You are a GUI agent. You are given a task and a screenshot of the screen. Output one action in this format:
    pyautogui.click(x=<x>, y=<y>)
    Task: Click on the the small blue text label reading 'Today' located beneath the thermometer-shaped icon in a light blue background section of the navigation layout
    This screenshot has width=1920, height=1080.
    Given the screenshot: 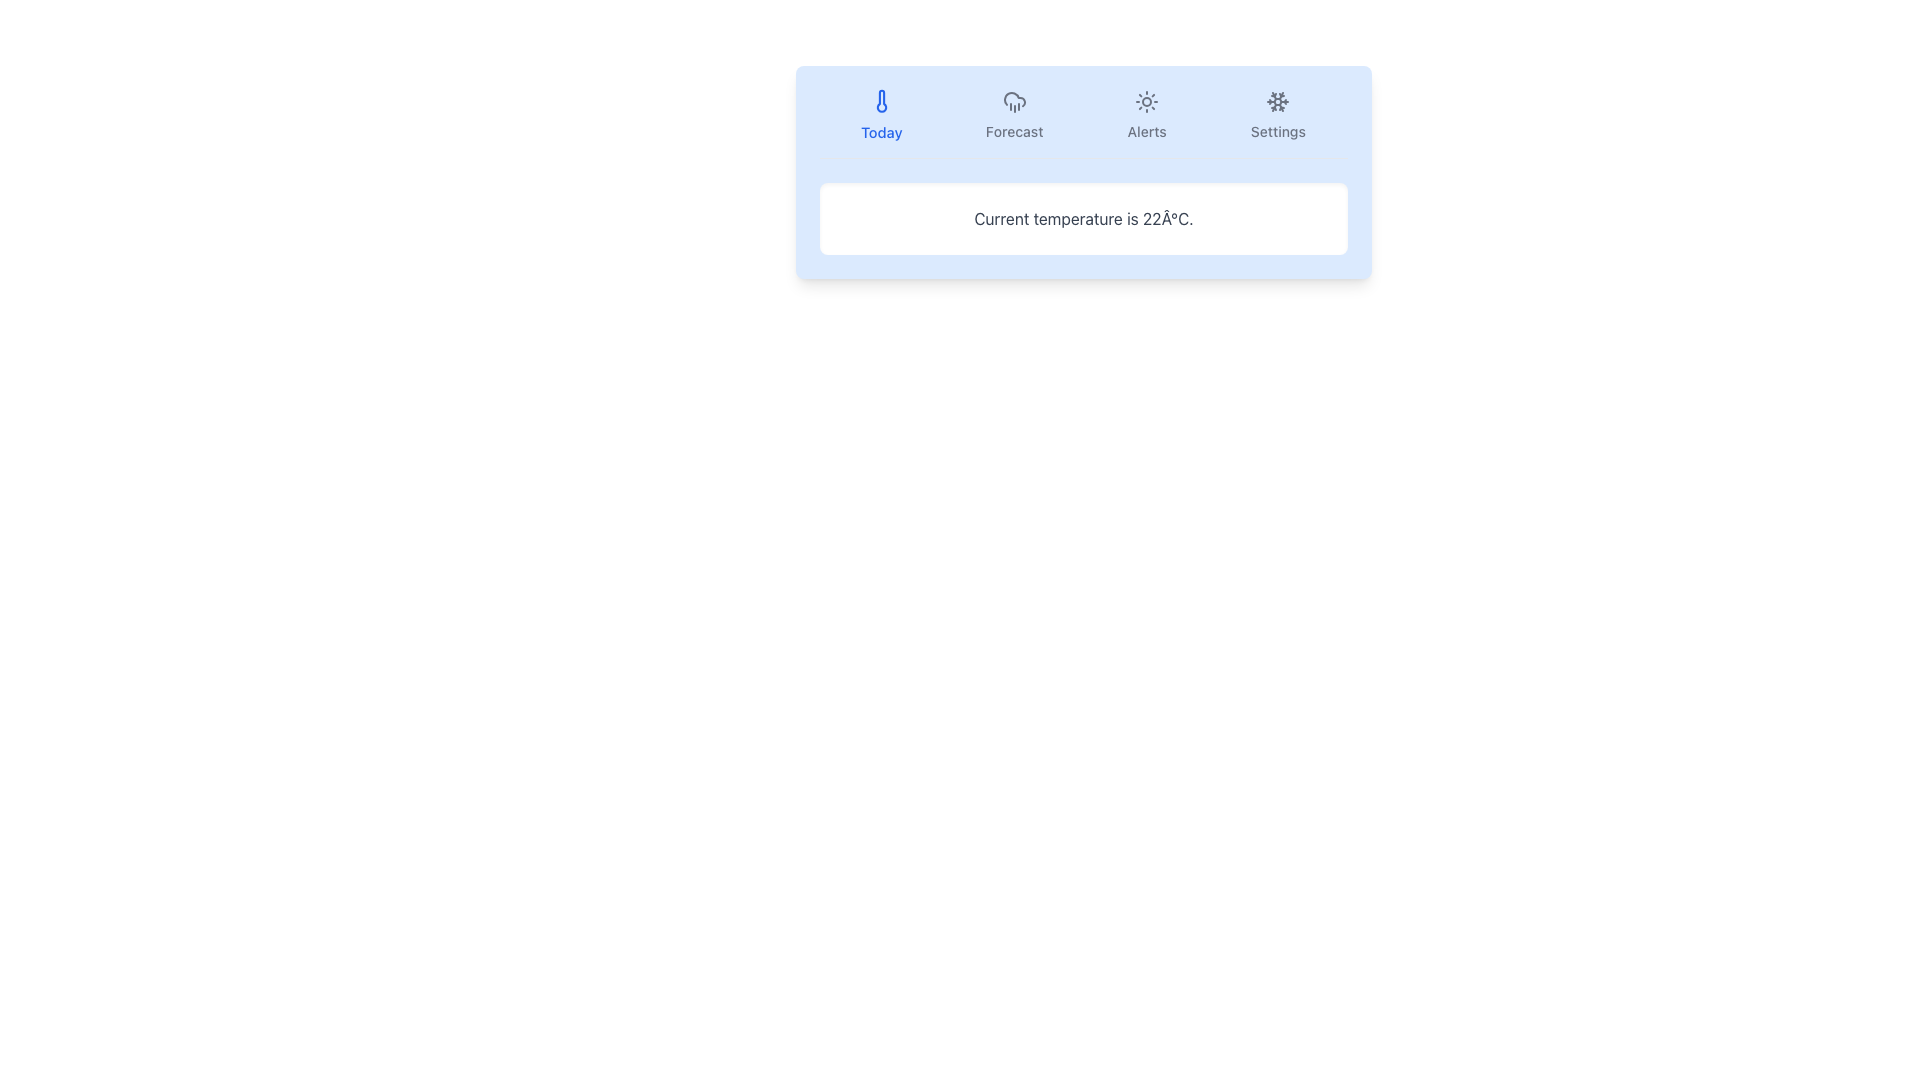 What is the action you would take?
    pyautogui.click(x=880, y=132)
    